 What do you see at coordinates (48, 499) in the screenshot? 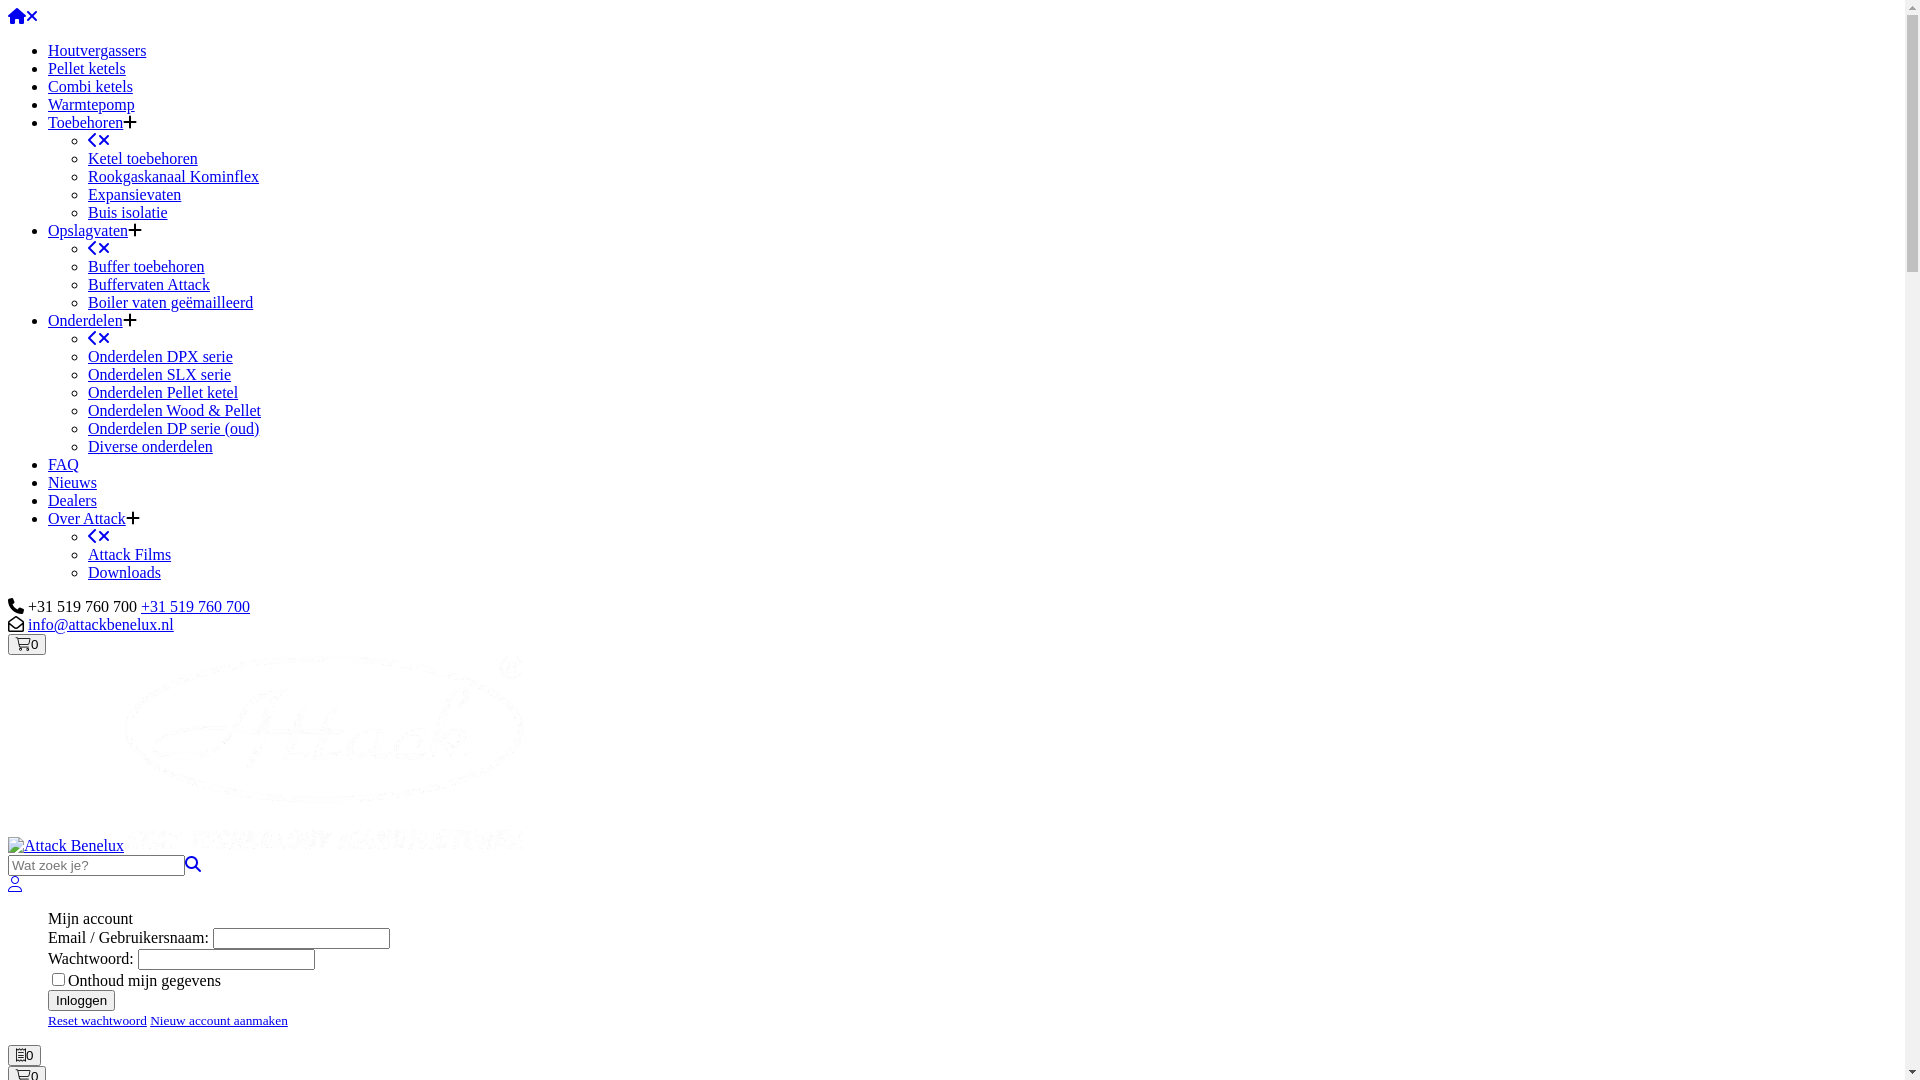
I see `'Dealers'` at bounding box center [48, 499].